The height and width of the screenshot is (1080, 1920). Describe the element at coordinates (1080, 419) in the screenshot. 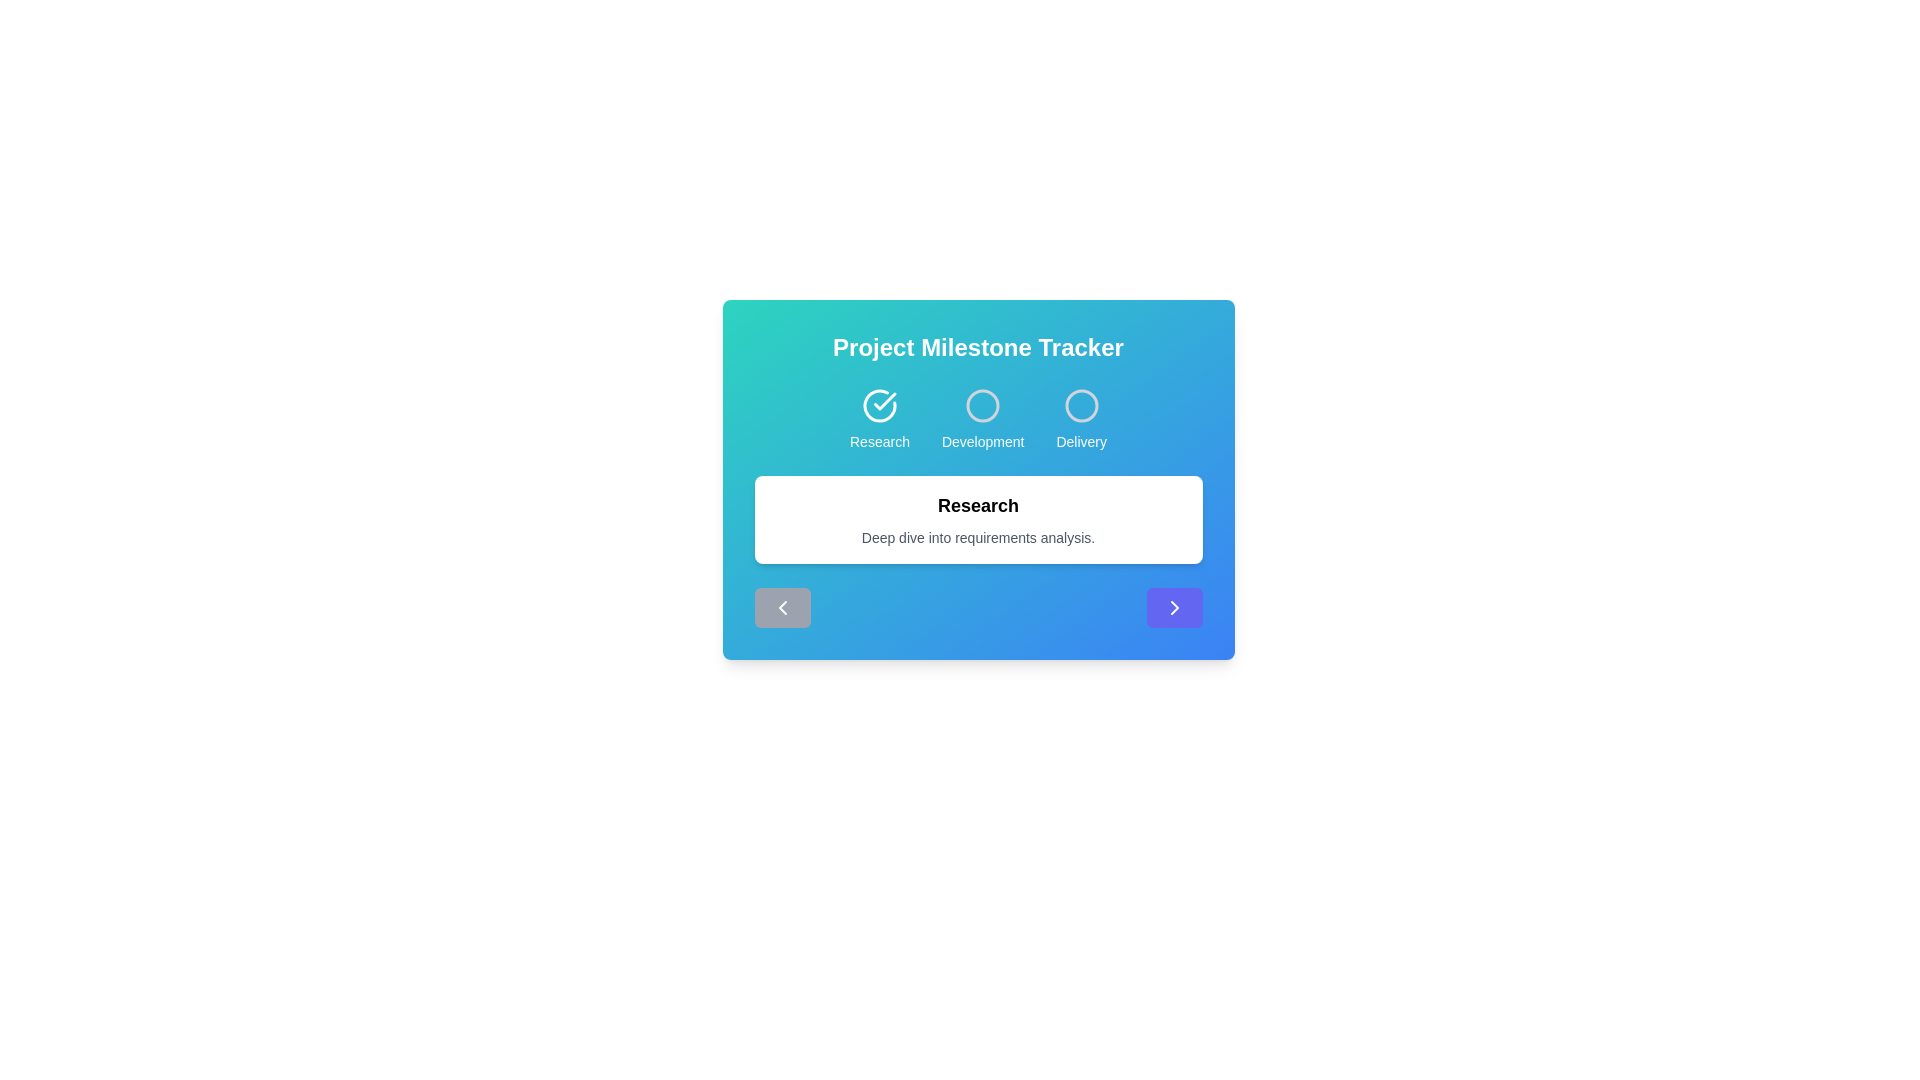

I see `the circle of the third step indicator` at that location.